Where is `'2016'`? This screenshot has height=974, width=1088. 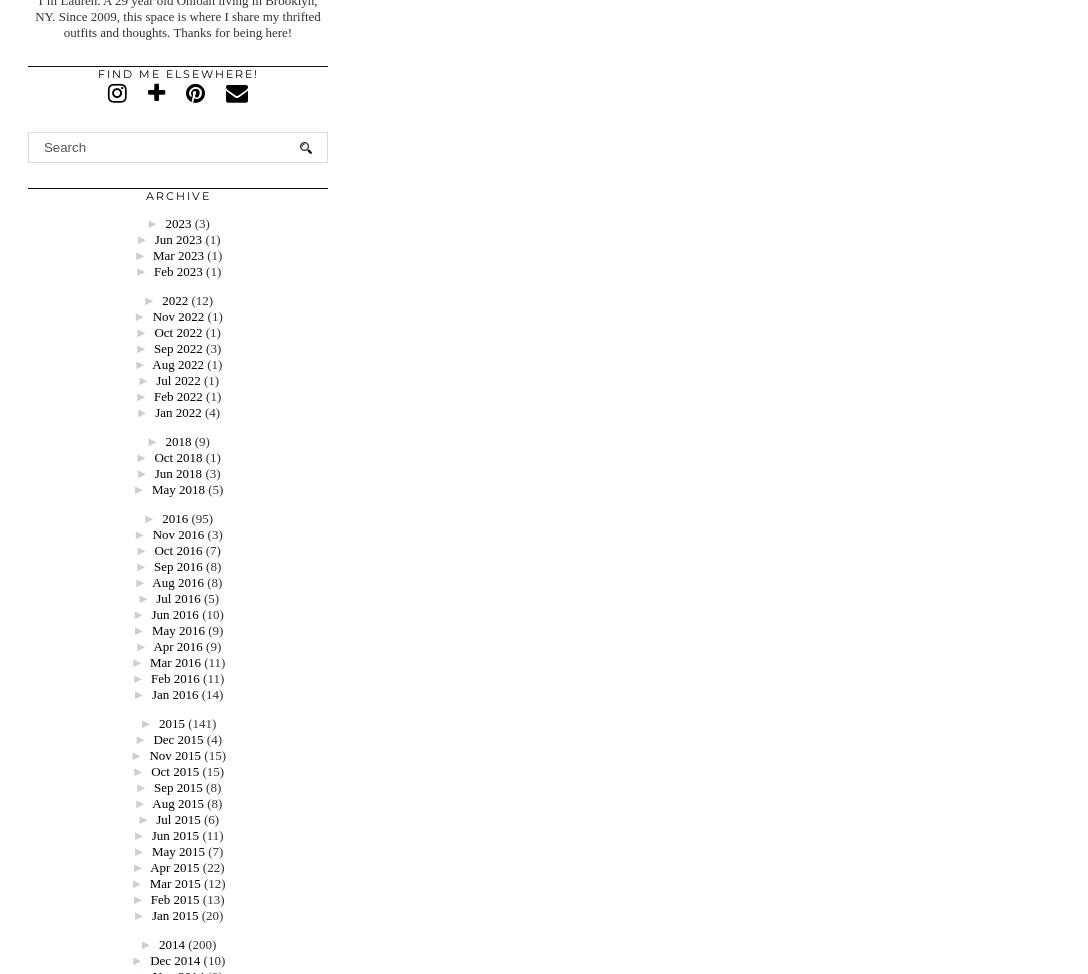 '2016' is located at coordinates (173, 518).